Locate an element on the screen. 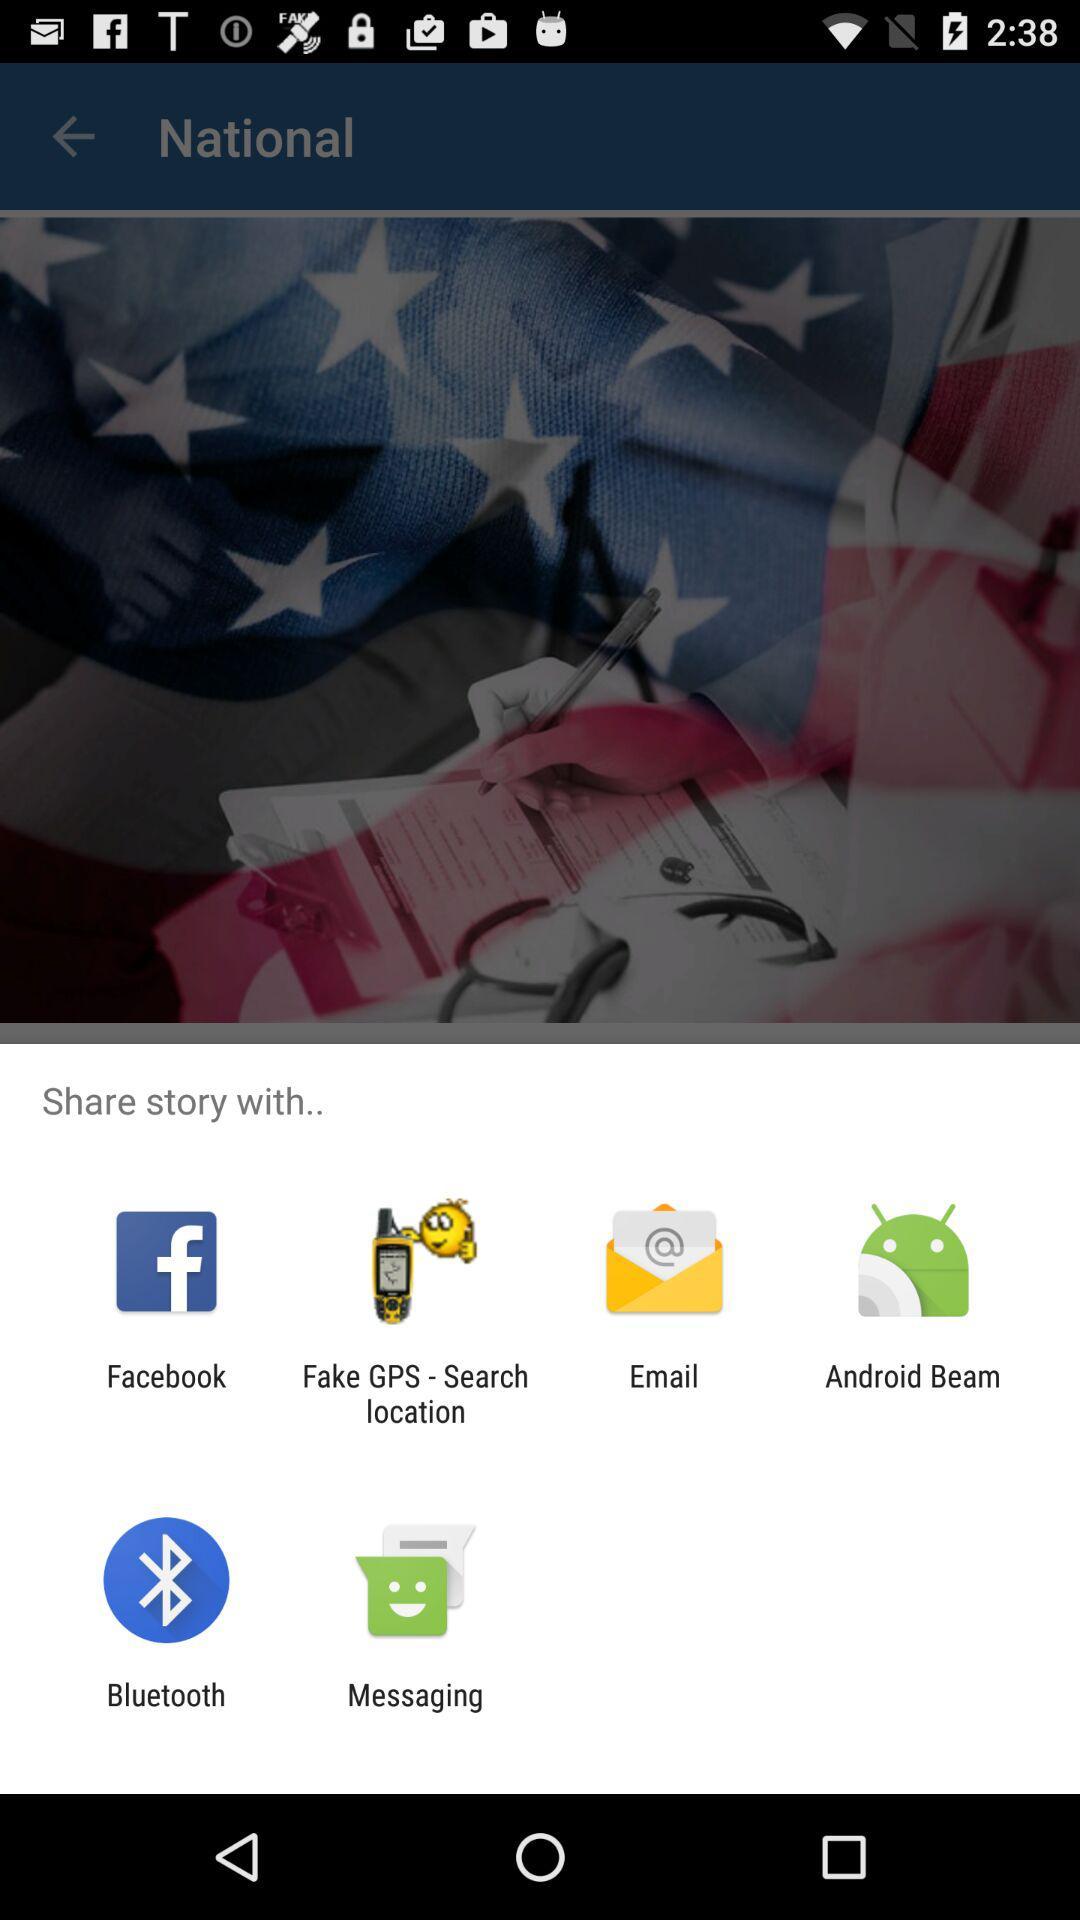  messaging app is located at coordinates (414, 1711).